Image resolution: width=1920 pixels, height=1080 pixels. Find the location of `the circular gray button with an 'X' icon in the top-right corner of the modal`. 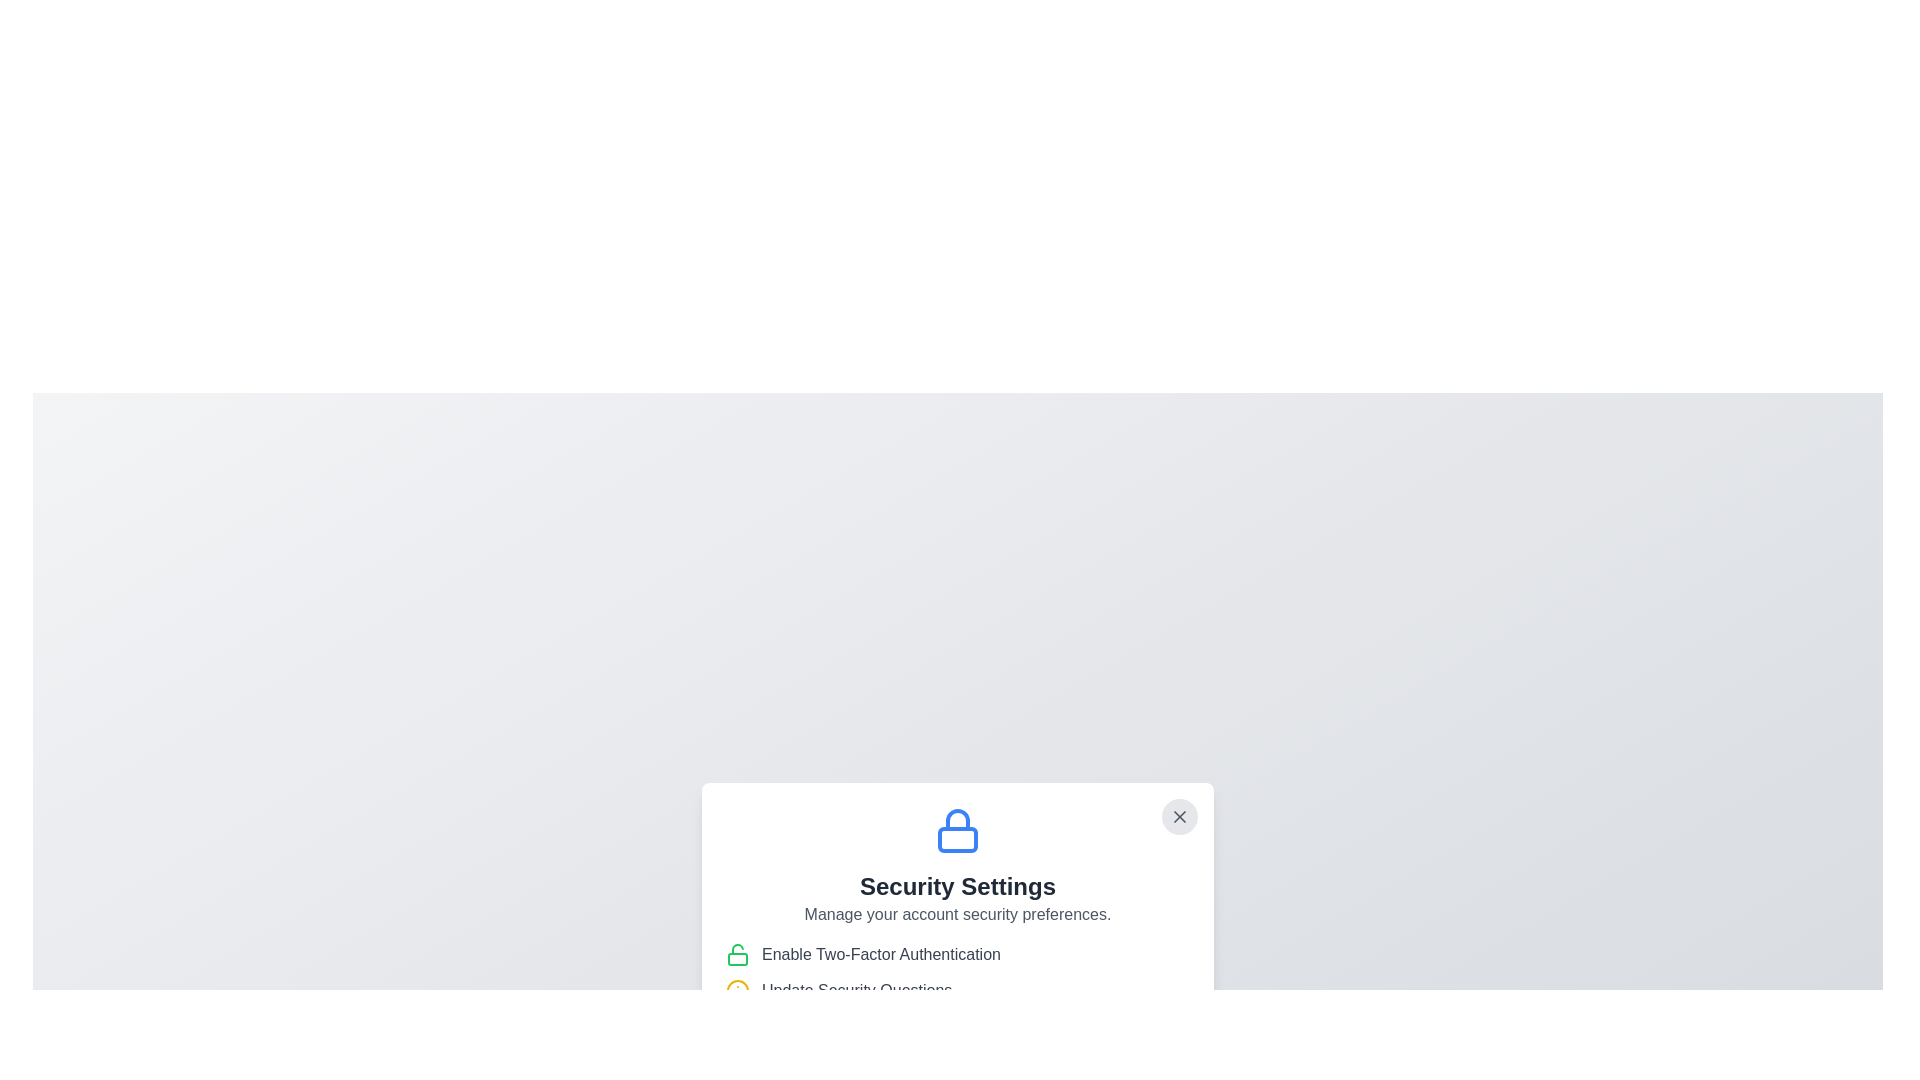

the circular gray button with an 'X' icon in the top-right corner of the modal is located at coordinates (1180, 817).